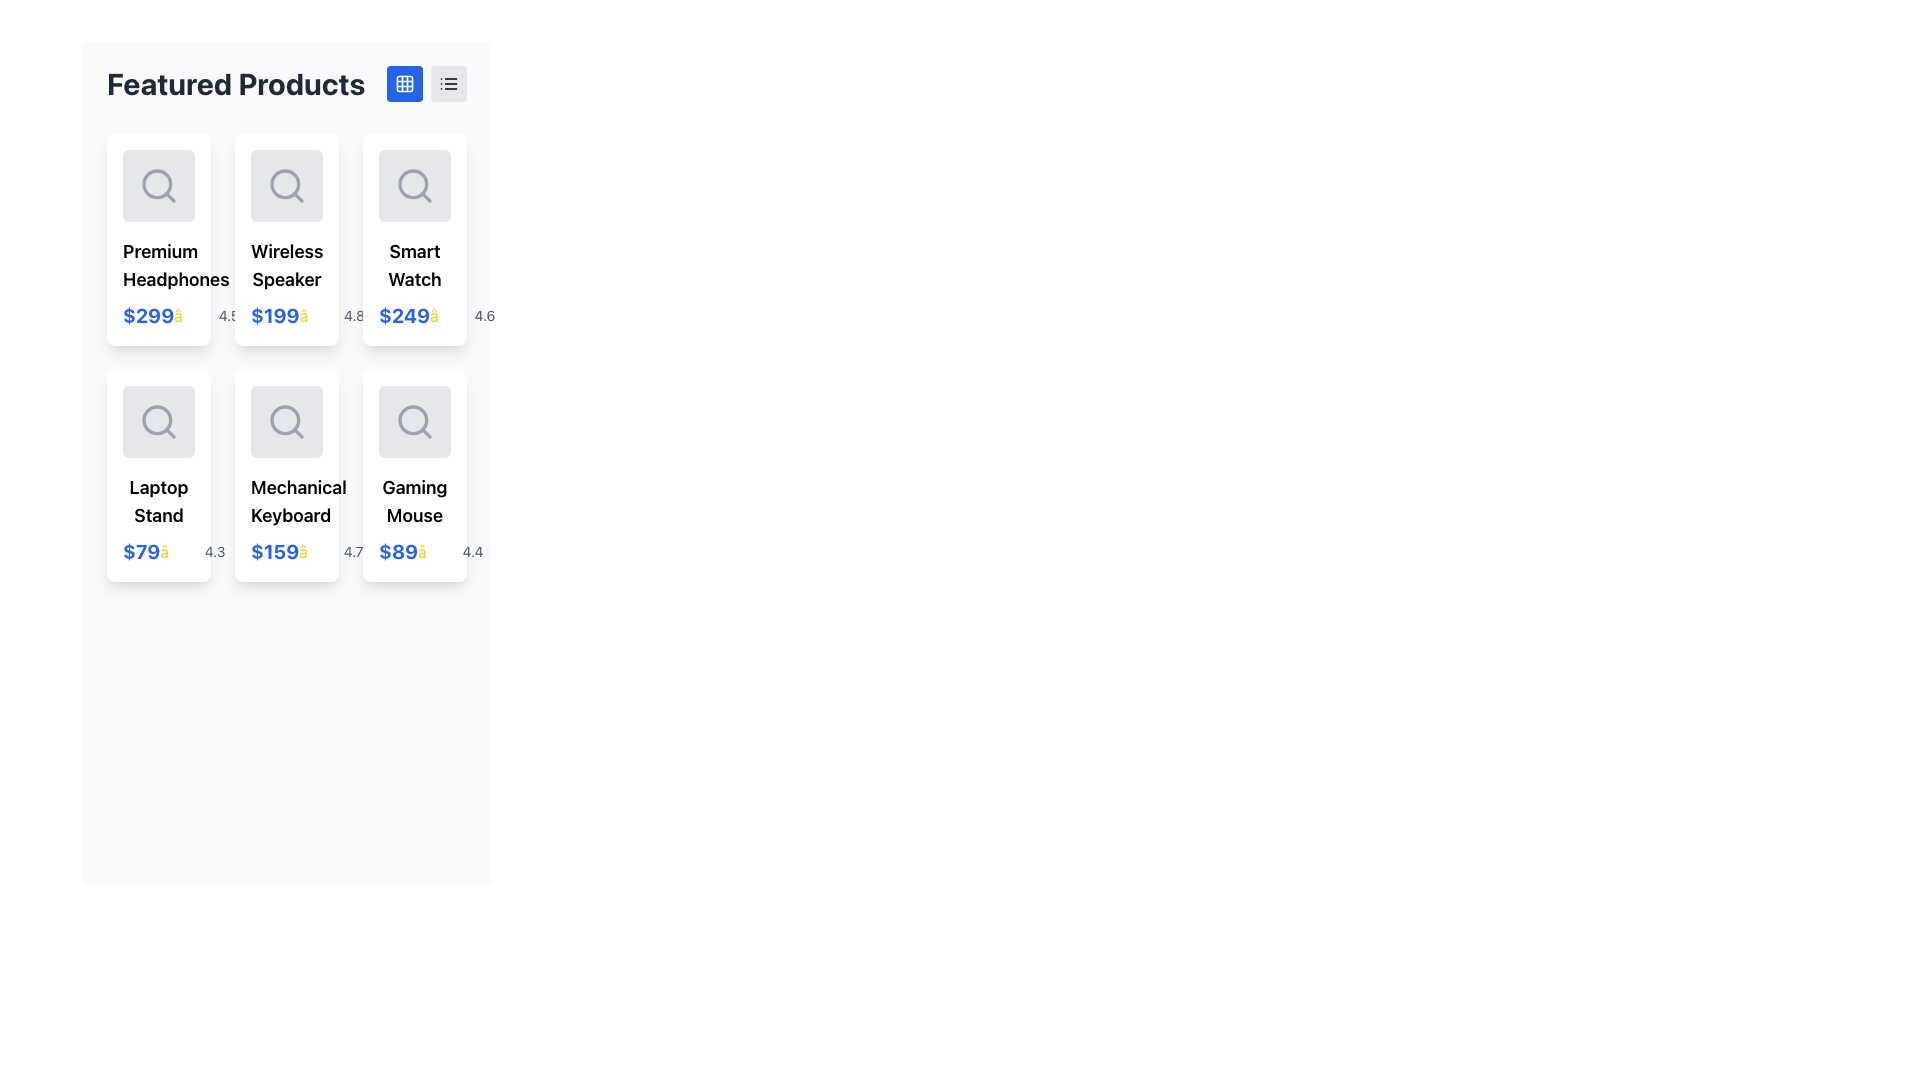 This screenshot has width=1920, height=1080. What do you see at coordinates (157, 475) in the screenshot?
I see `the Laptop Stand product card located in the second row and first column of the product grid` at bounding box center [157, 475].